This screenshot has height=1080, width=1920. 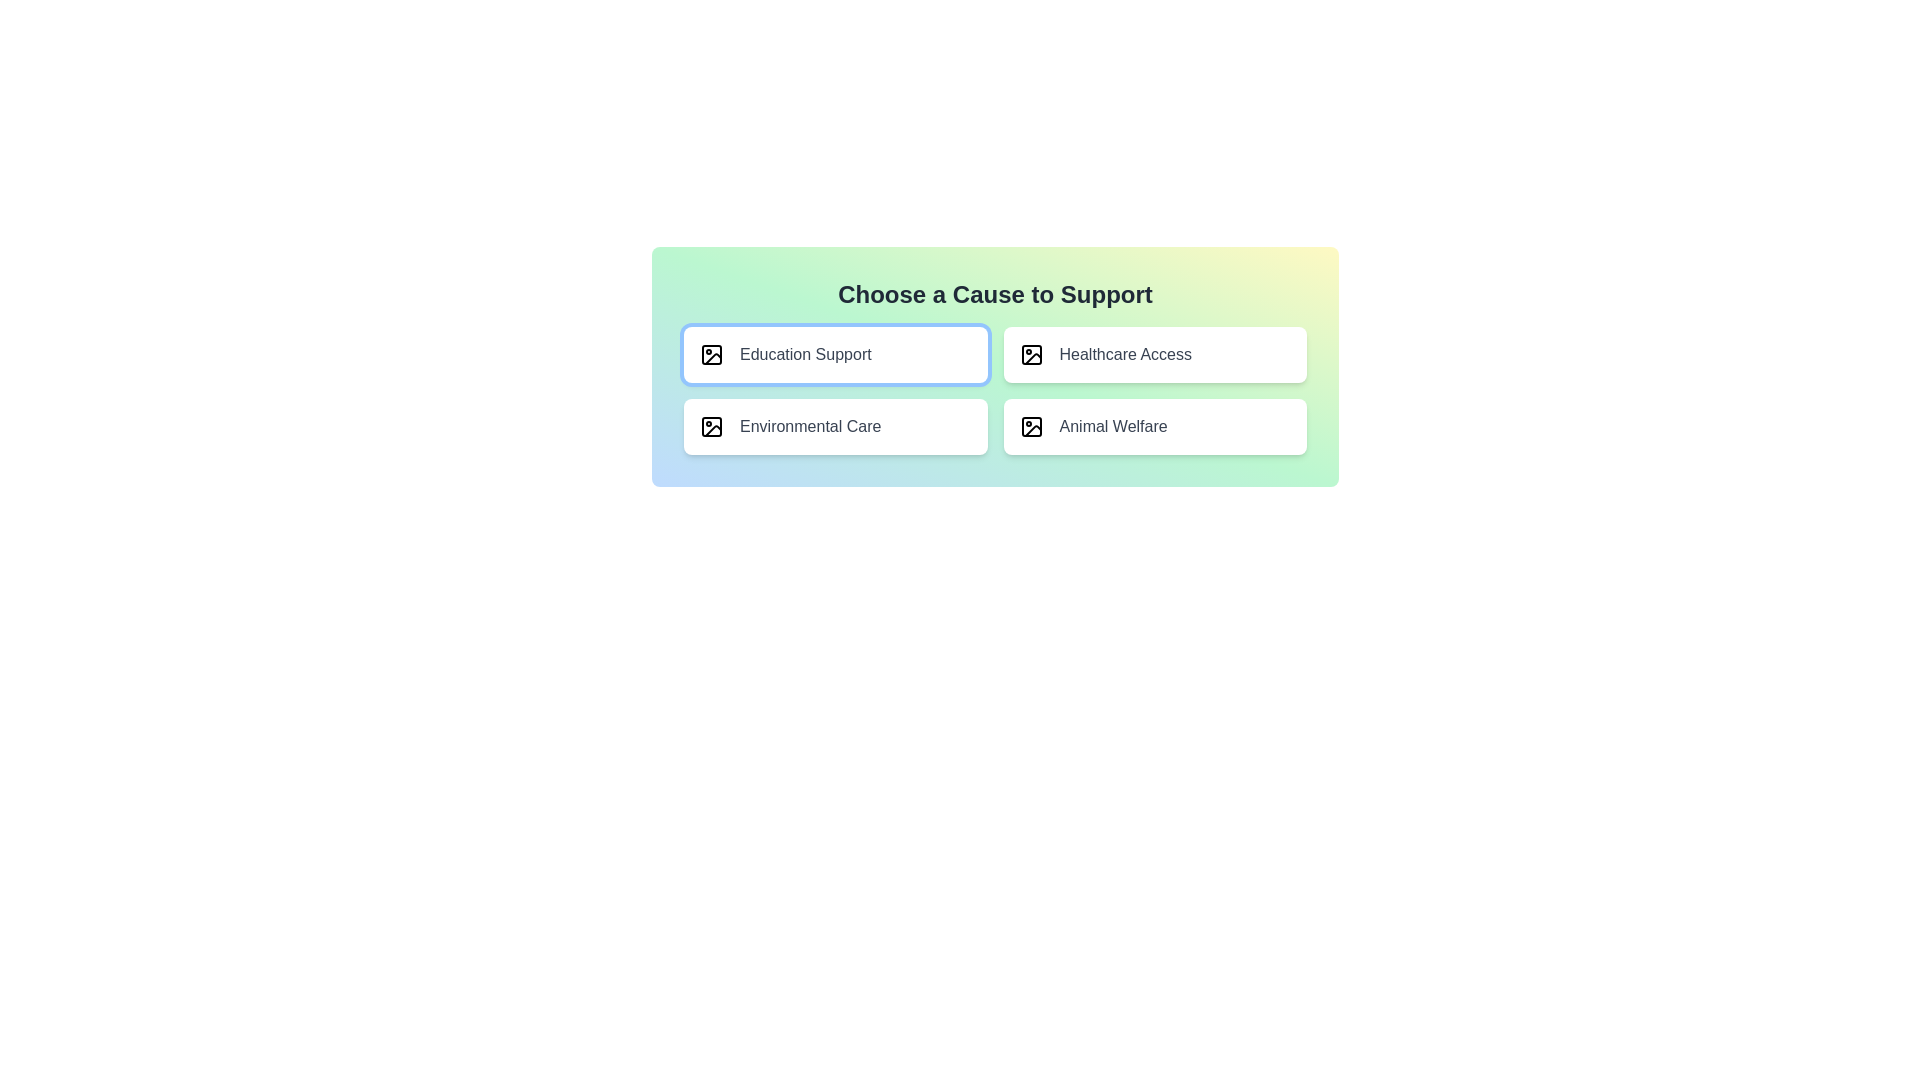 What do you see at coordinates (1112, 426) in the screenshot?
I see `the 'Animal Welfare' text label which is part of a button in the fourth cell of a 2x2 grid layout, positioned below 'Healthcare Access' and` at bounding box center [1112, 426].